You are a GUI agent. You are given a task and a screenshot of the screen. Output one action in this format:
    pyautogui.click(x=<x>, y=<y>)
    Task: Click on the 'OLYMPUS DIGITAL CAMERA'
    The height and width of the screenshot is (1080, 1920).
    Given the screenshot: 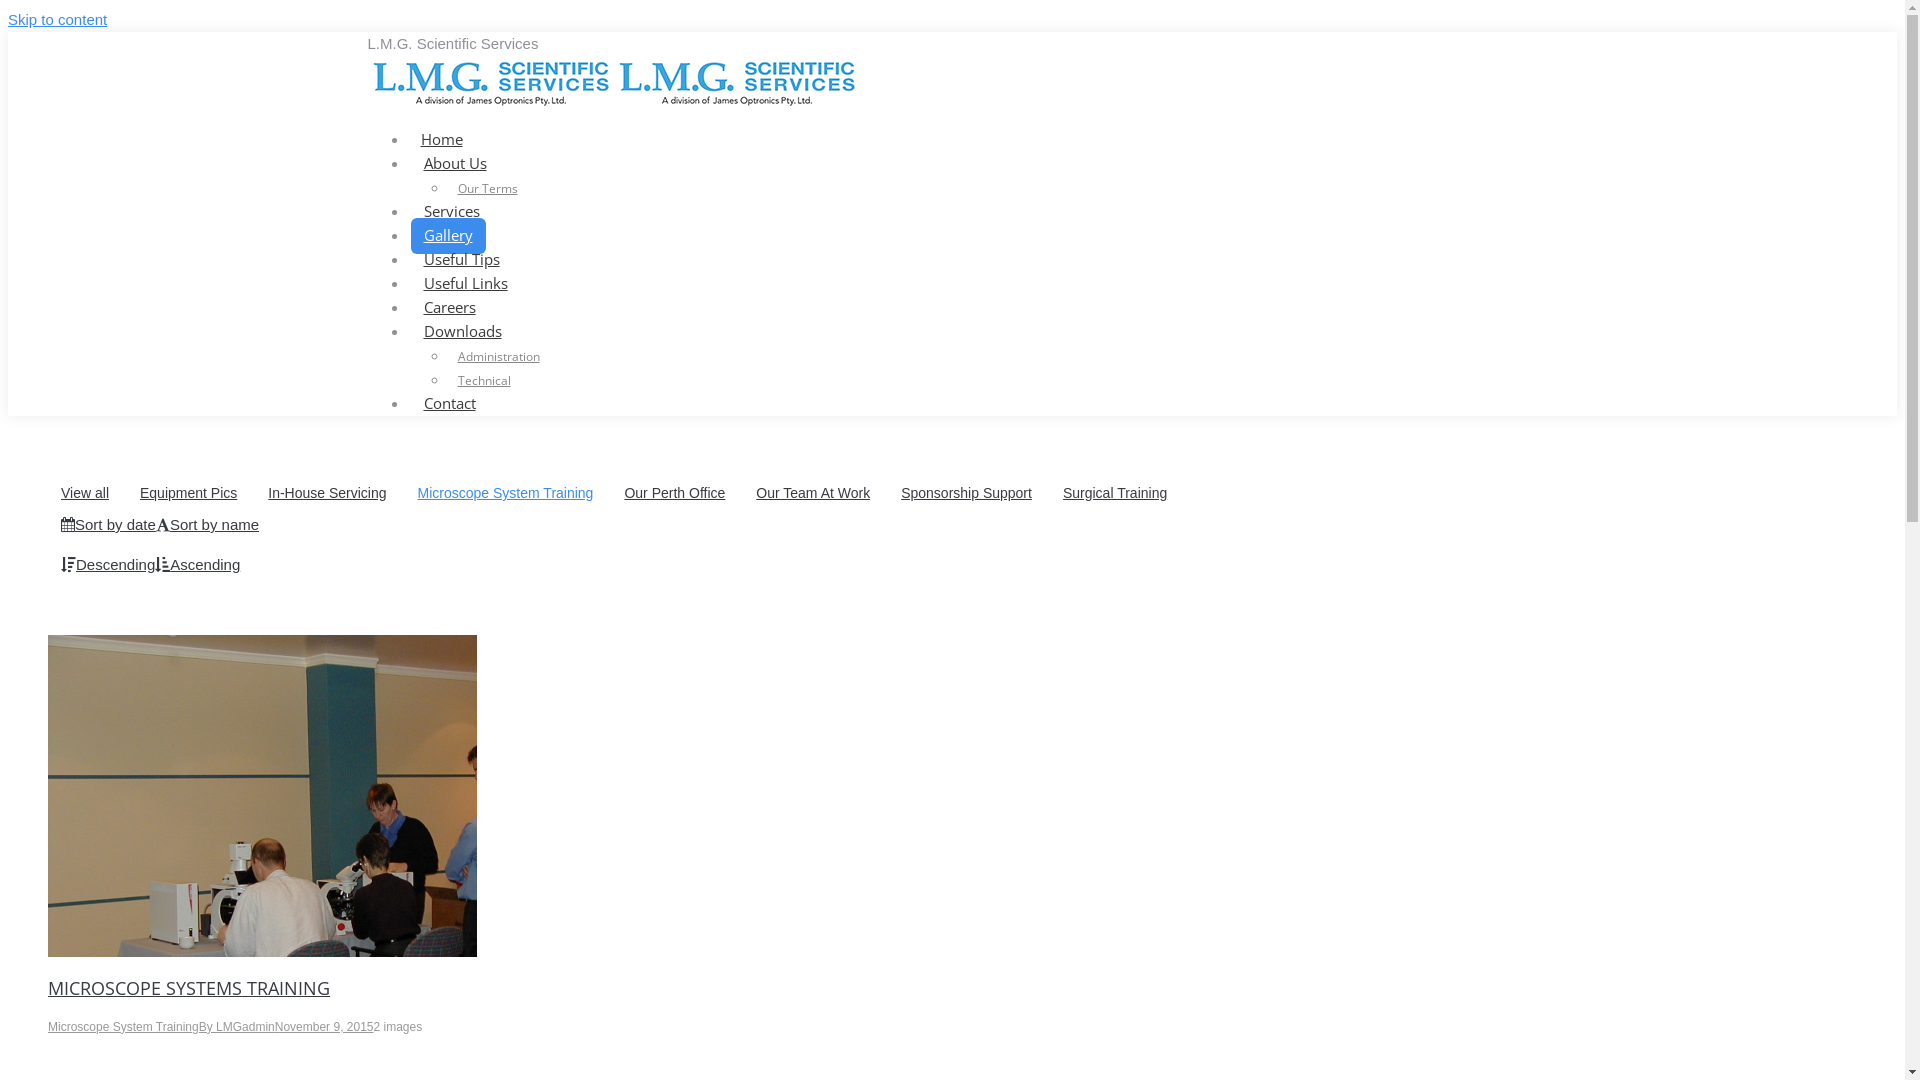 What is the action you would take?
    pyautogui.click(x=261, y=794)
    